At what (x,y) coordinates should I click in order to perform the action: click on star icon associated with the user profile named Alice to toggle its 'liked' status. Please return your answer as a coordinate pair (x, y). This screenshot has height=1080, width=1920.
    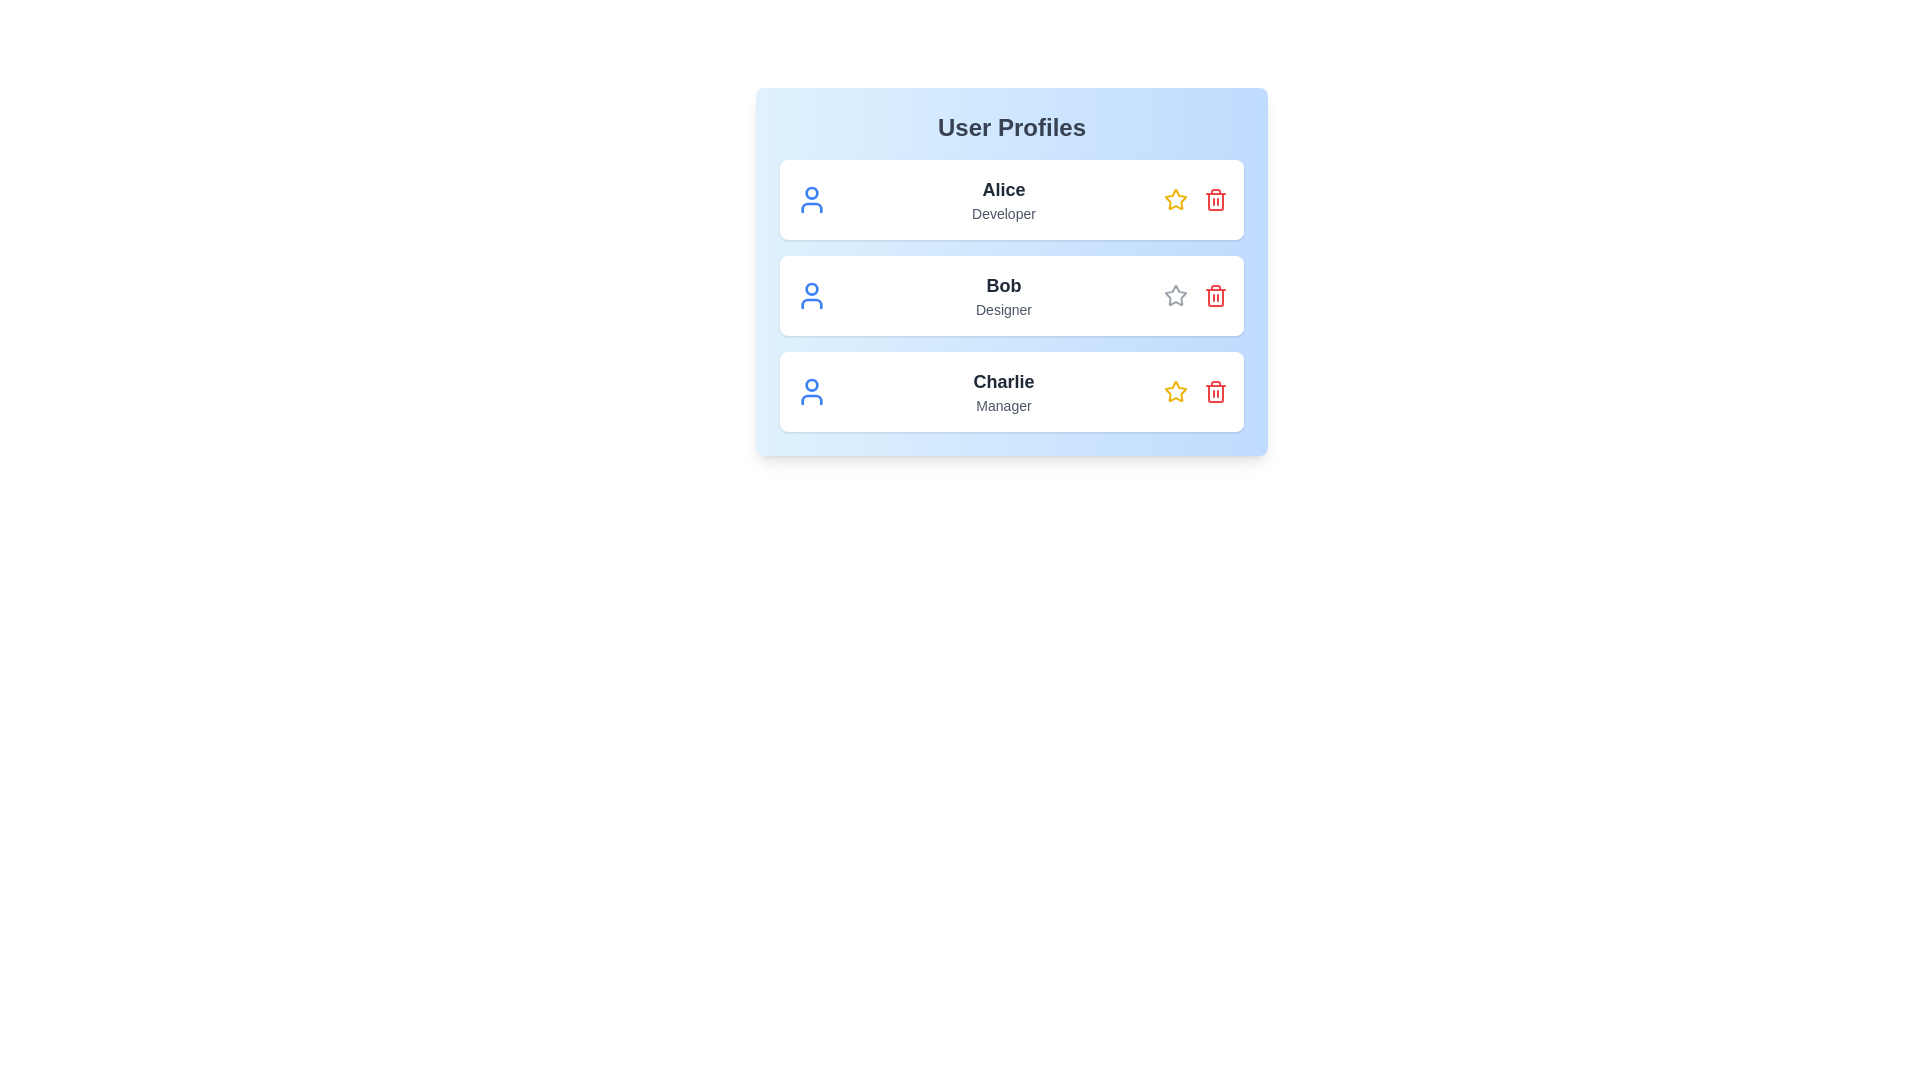
    Looking at the image, I should click on (1176, 200).